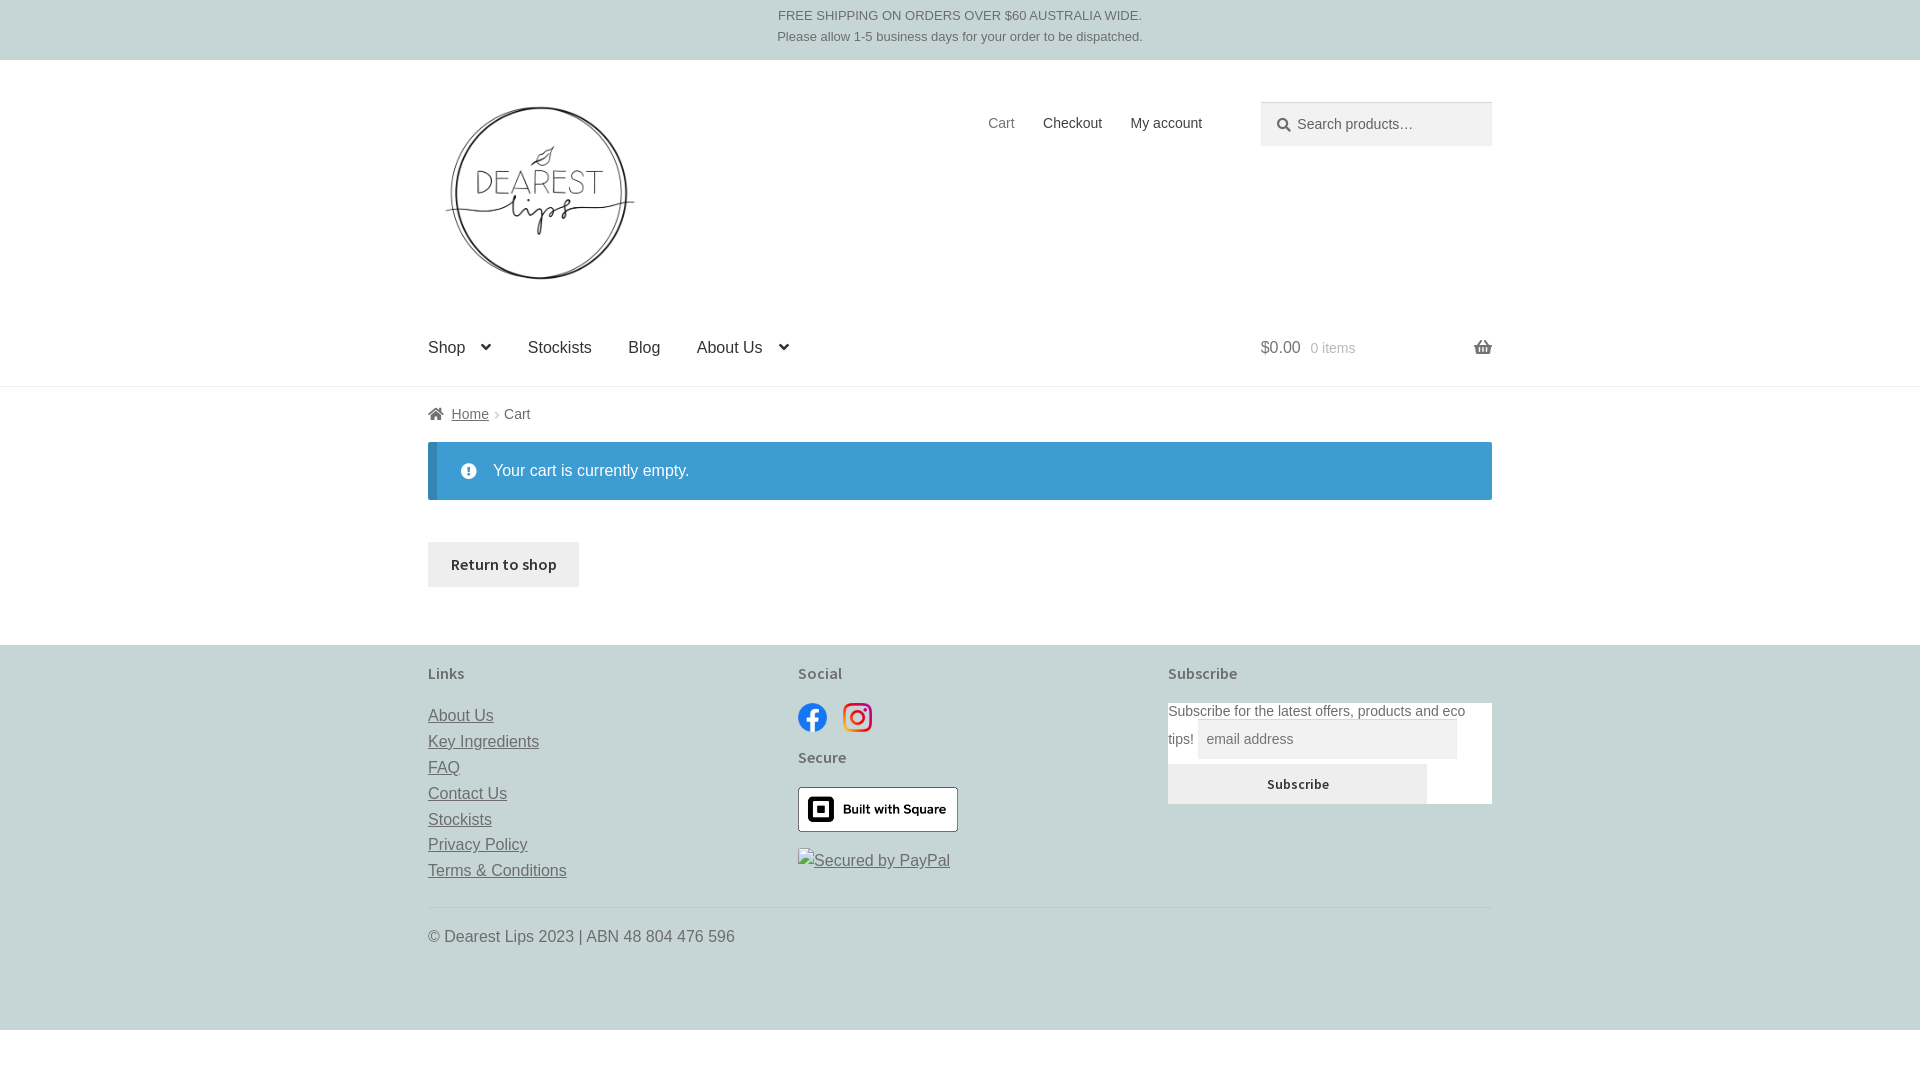 This screenshot has height=1080, width=1920. I want to click on 'Terms & Conditions', so click(497, 869).